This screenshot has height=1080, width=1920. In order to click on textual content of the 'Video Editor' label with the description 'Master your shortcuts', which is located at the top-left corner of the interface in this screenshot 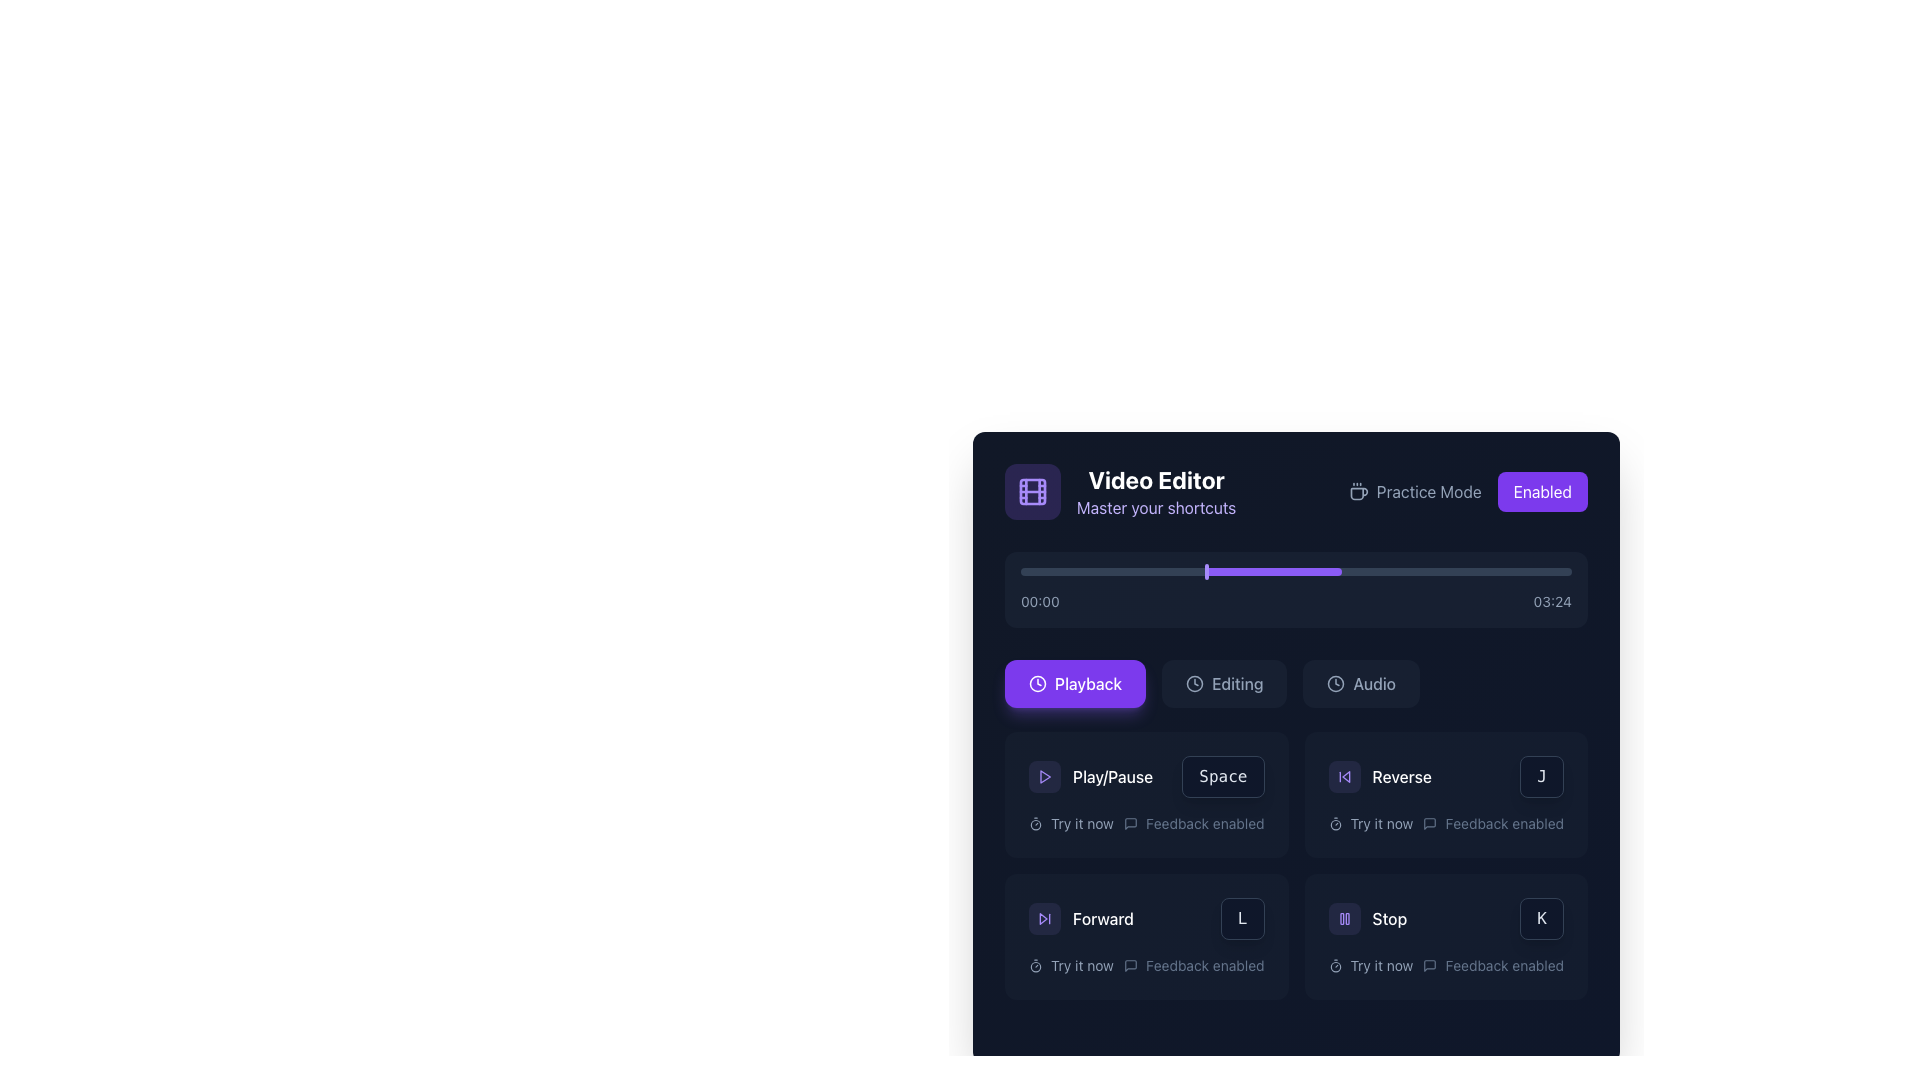, I will do `click(1120, 492)`.